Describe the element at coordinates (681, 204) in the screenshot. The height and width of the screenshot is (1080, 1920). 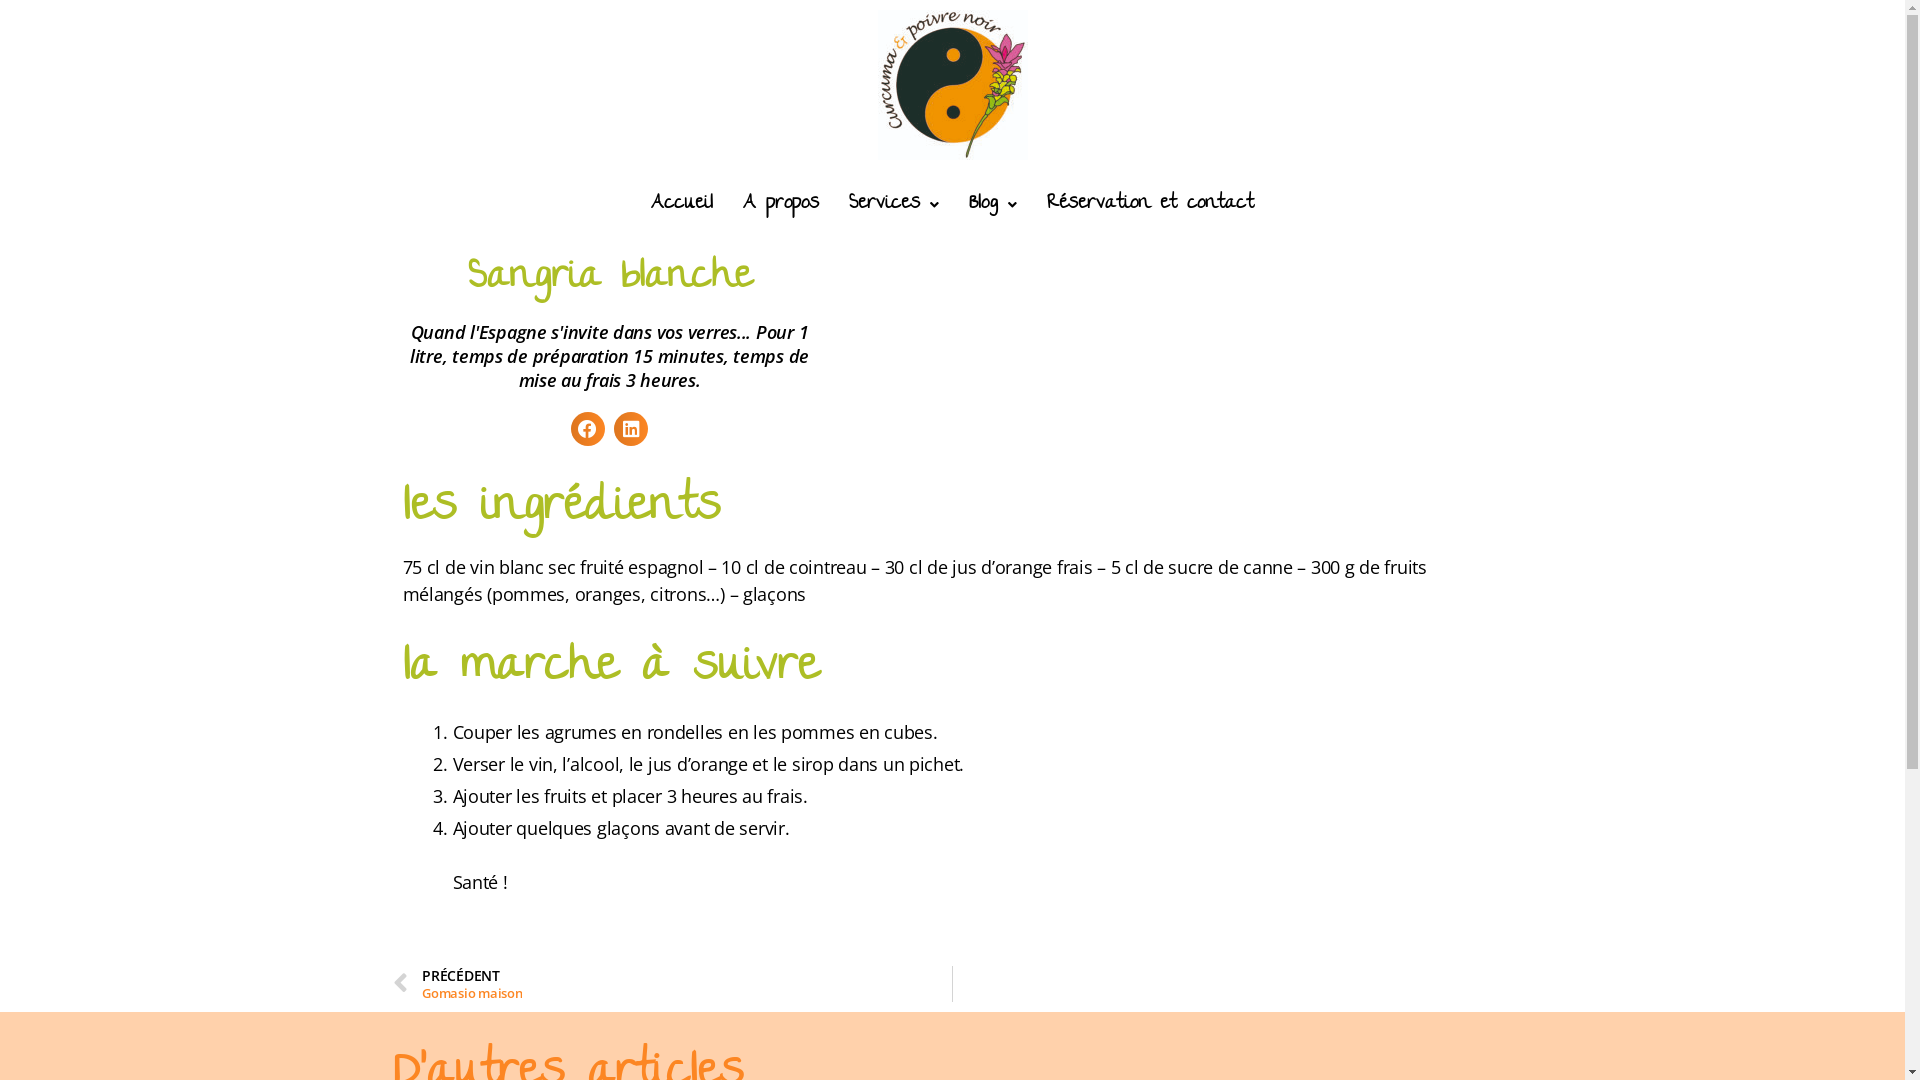
I see `'Accueil'` at that location.